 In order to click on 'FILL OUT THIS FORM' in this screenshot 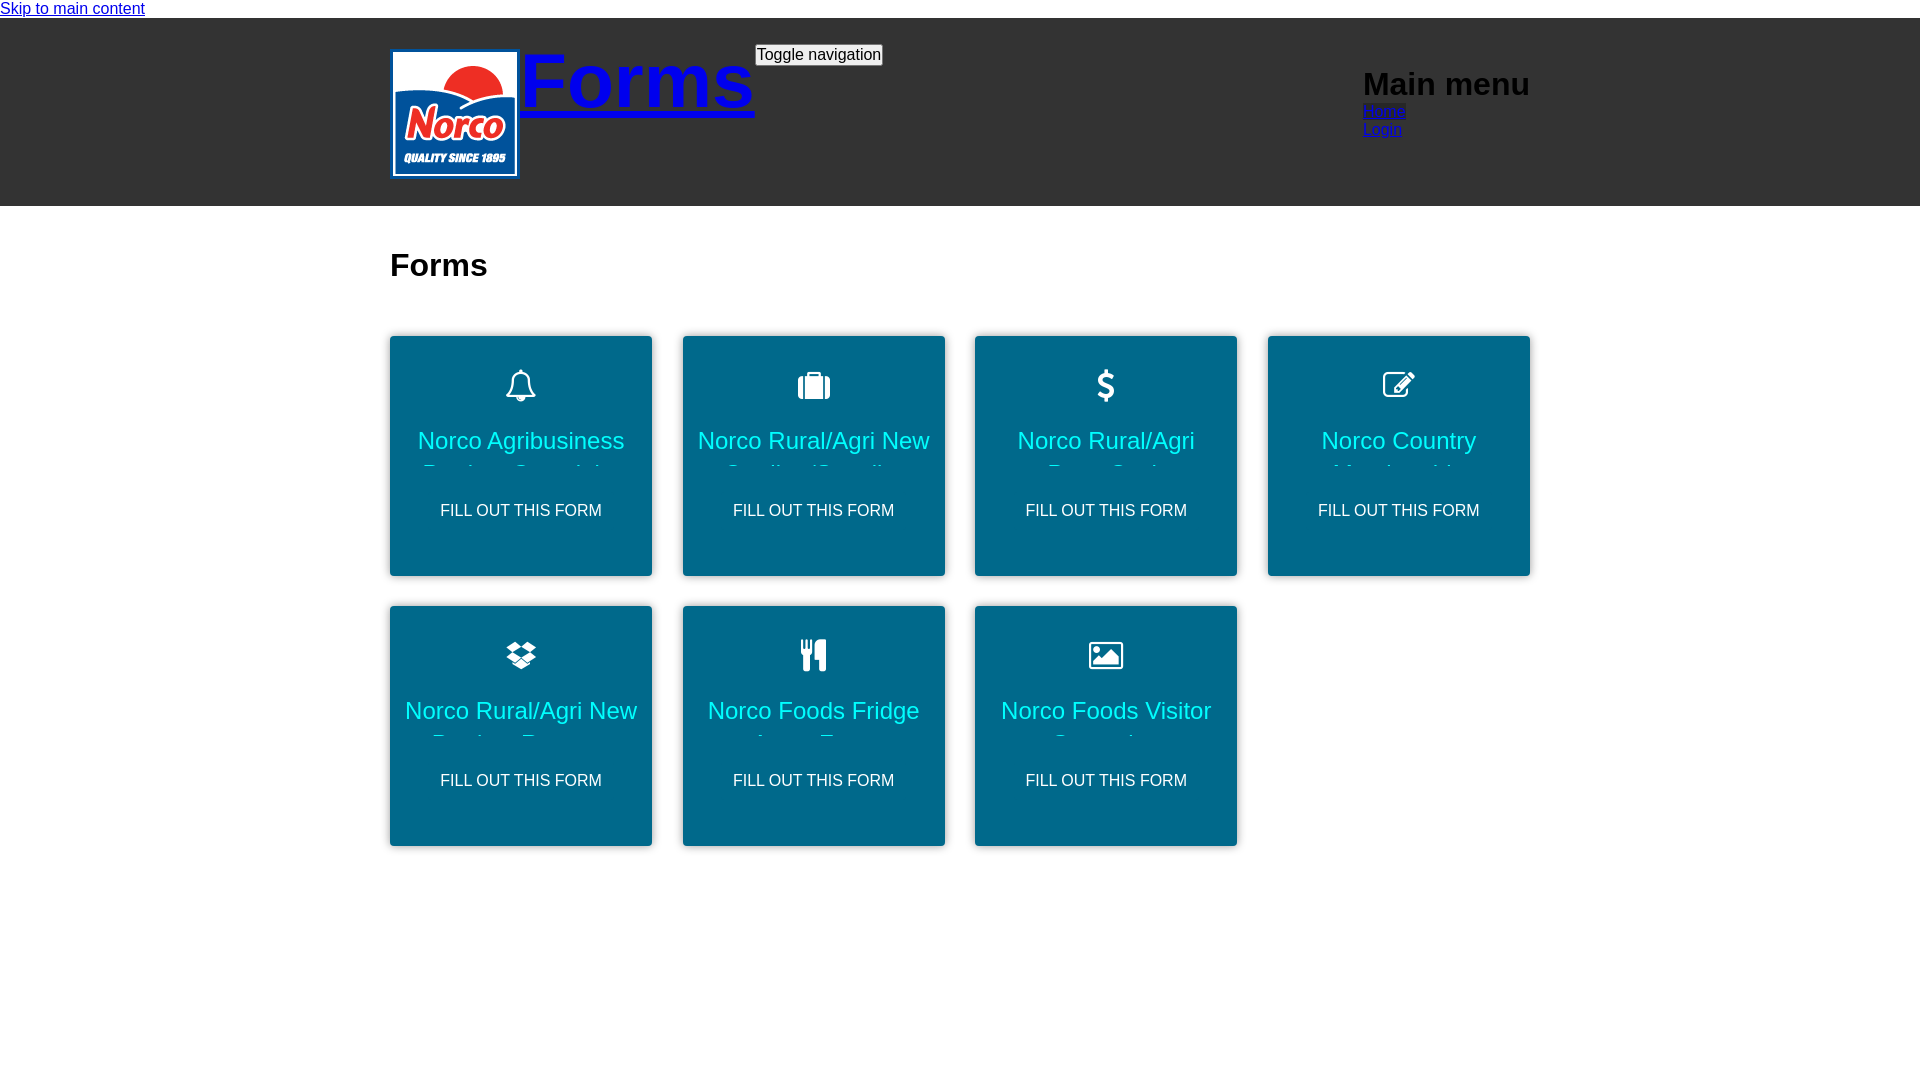, I will do `click(1106, 509)`.